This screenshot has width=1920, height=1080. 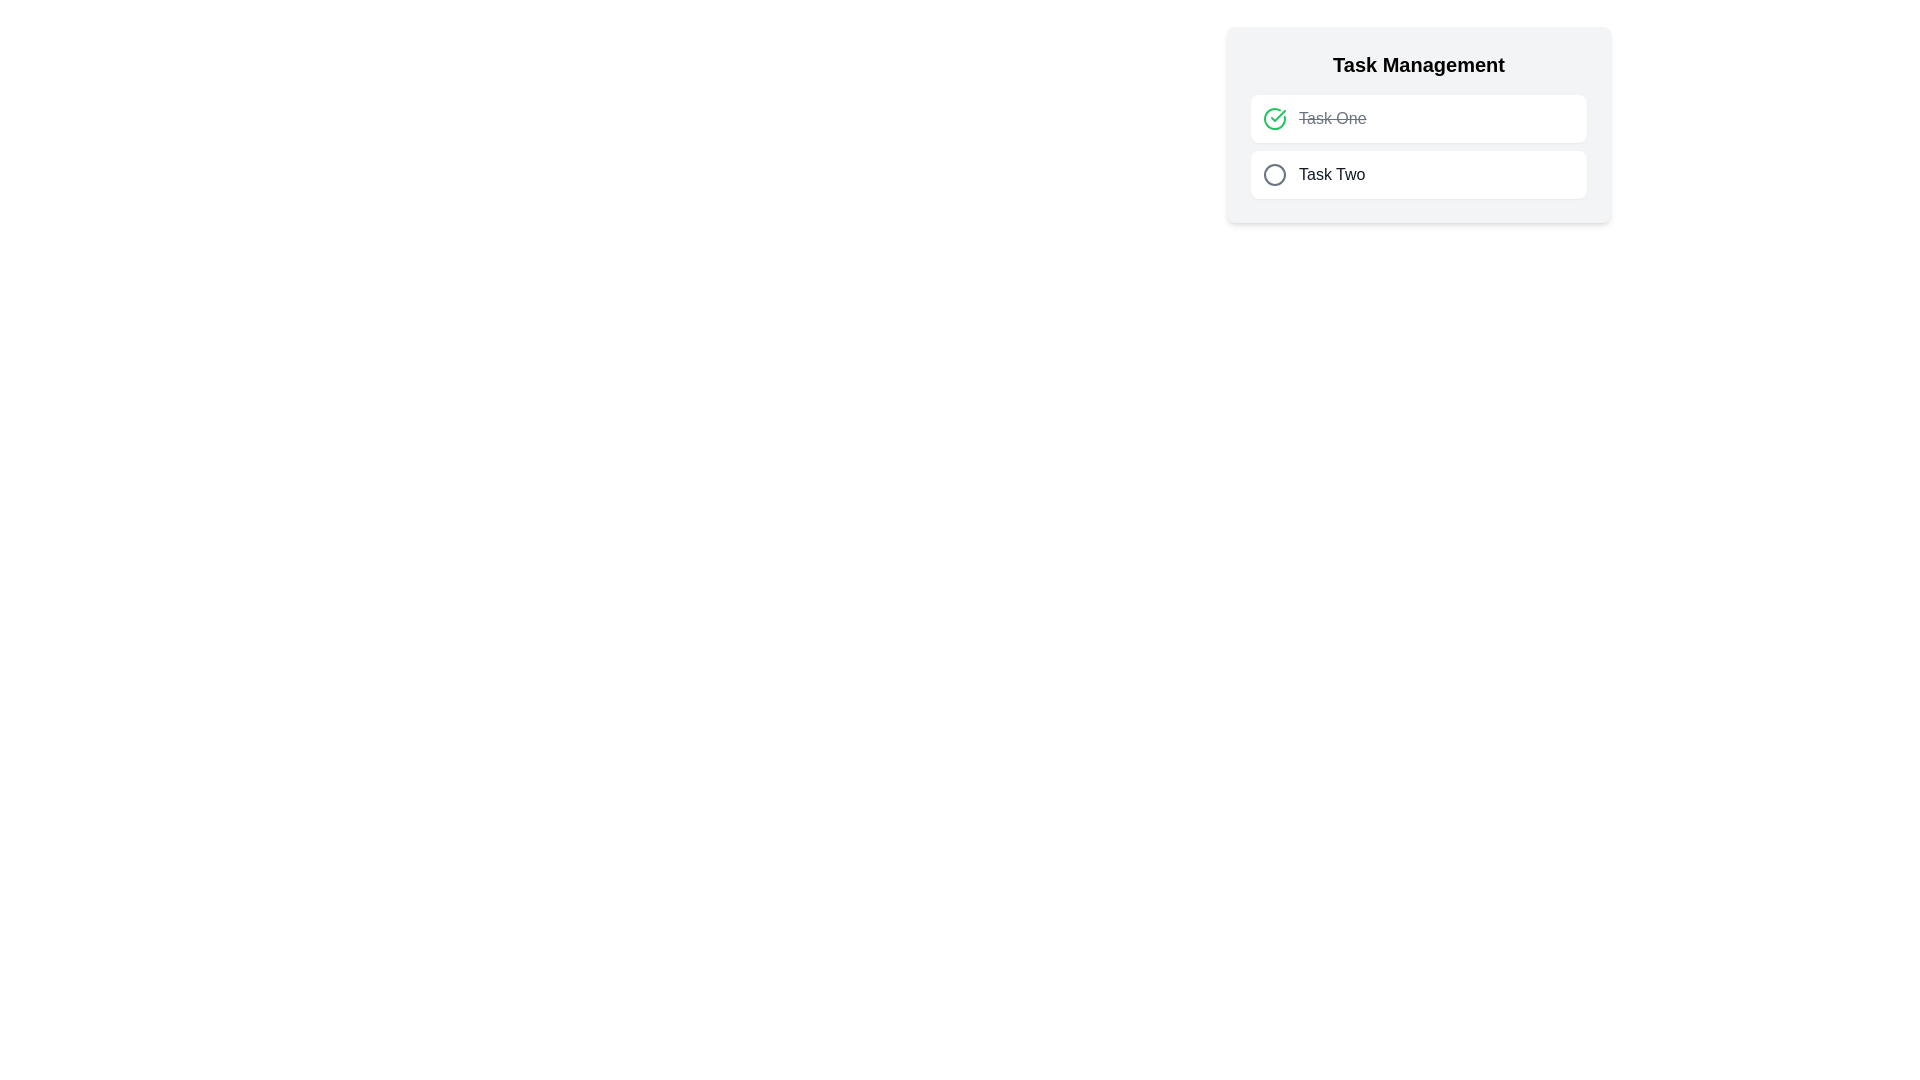 What do you see at coordinates (1274, 173) in the screenshot?
I see `the Icon Button that serves as a status indicator or action trigger for 'Task Two'` at bounding box center [1274, 173].